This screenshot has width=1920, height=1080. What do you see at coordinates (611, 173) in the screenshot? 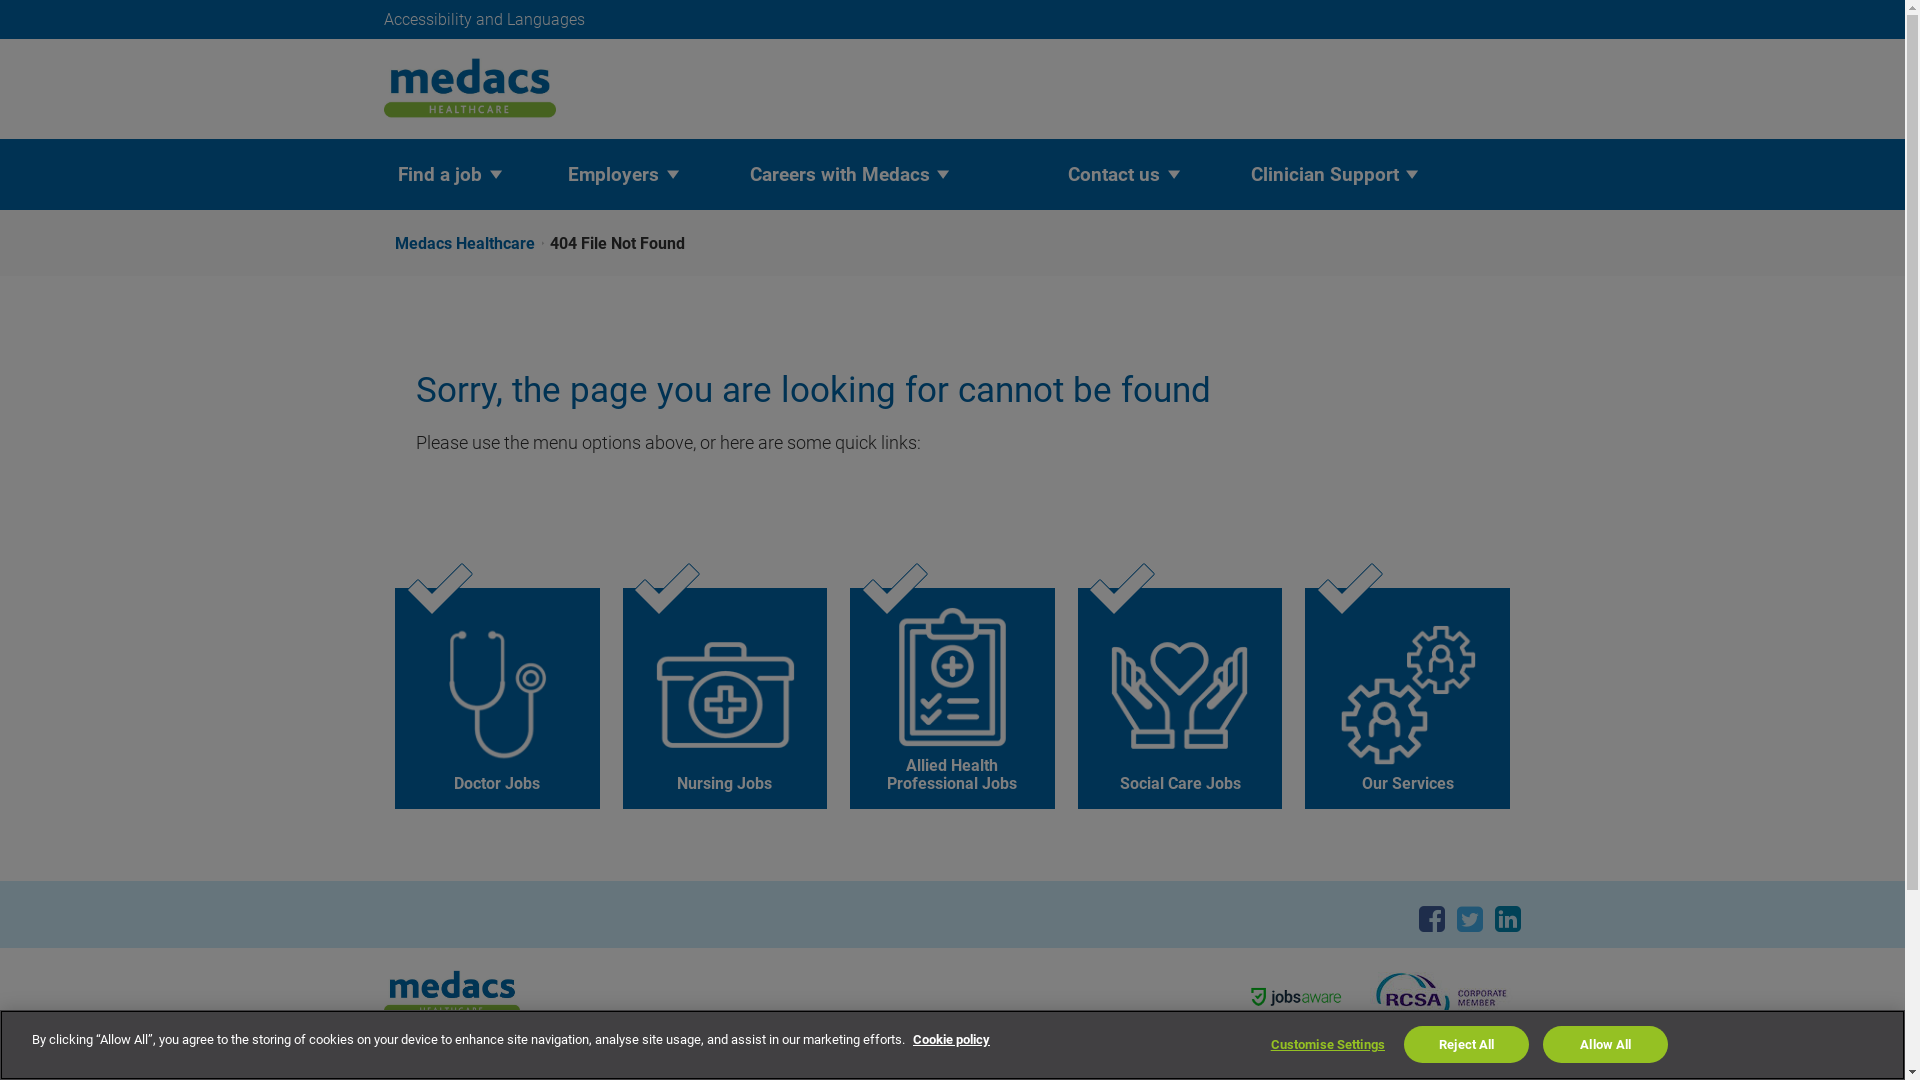
I see `'Employers'` at bounding box center [611, 173].